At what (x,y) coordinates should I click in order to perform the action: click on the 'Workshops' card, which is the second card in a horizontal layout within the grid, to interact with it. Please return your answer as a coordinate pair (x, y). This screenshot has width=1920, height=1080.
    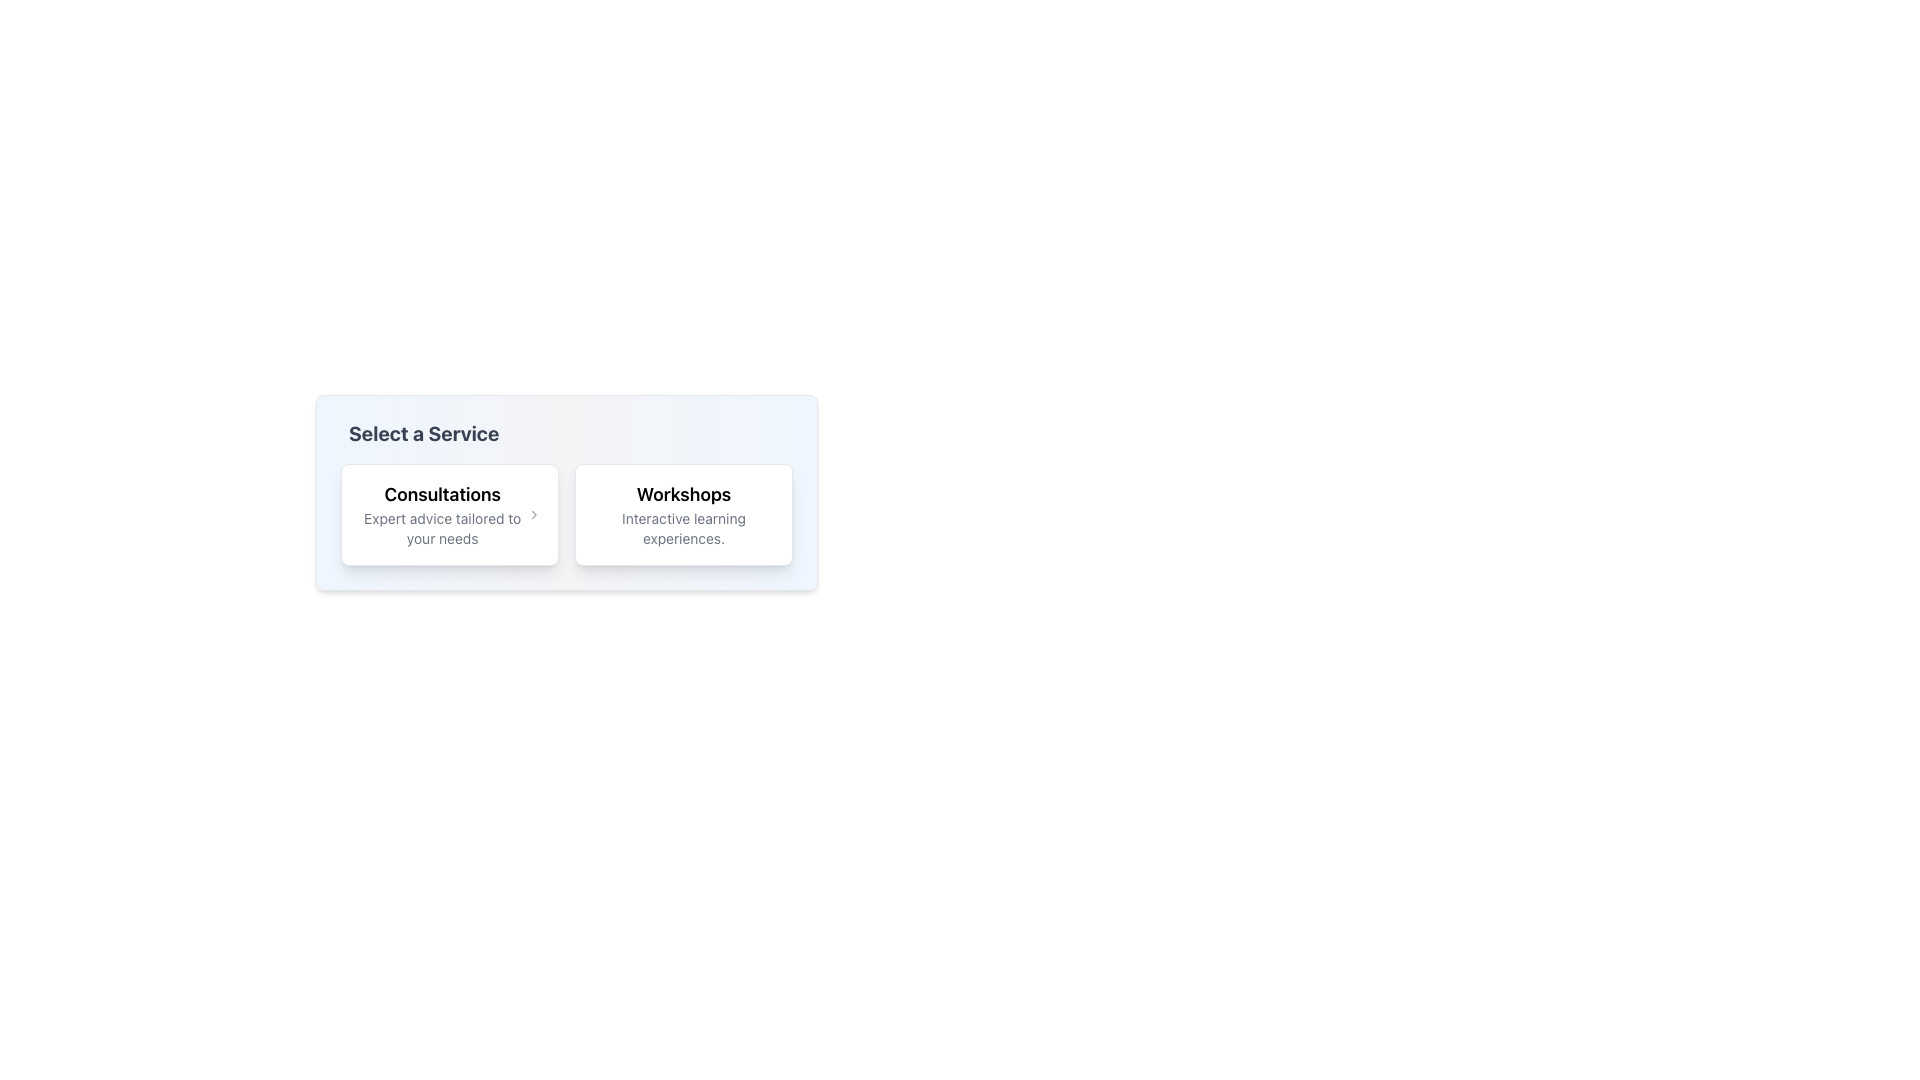
    Looking at the image, I should click on (684, 514).